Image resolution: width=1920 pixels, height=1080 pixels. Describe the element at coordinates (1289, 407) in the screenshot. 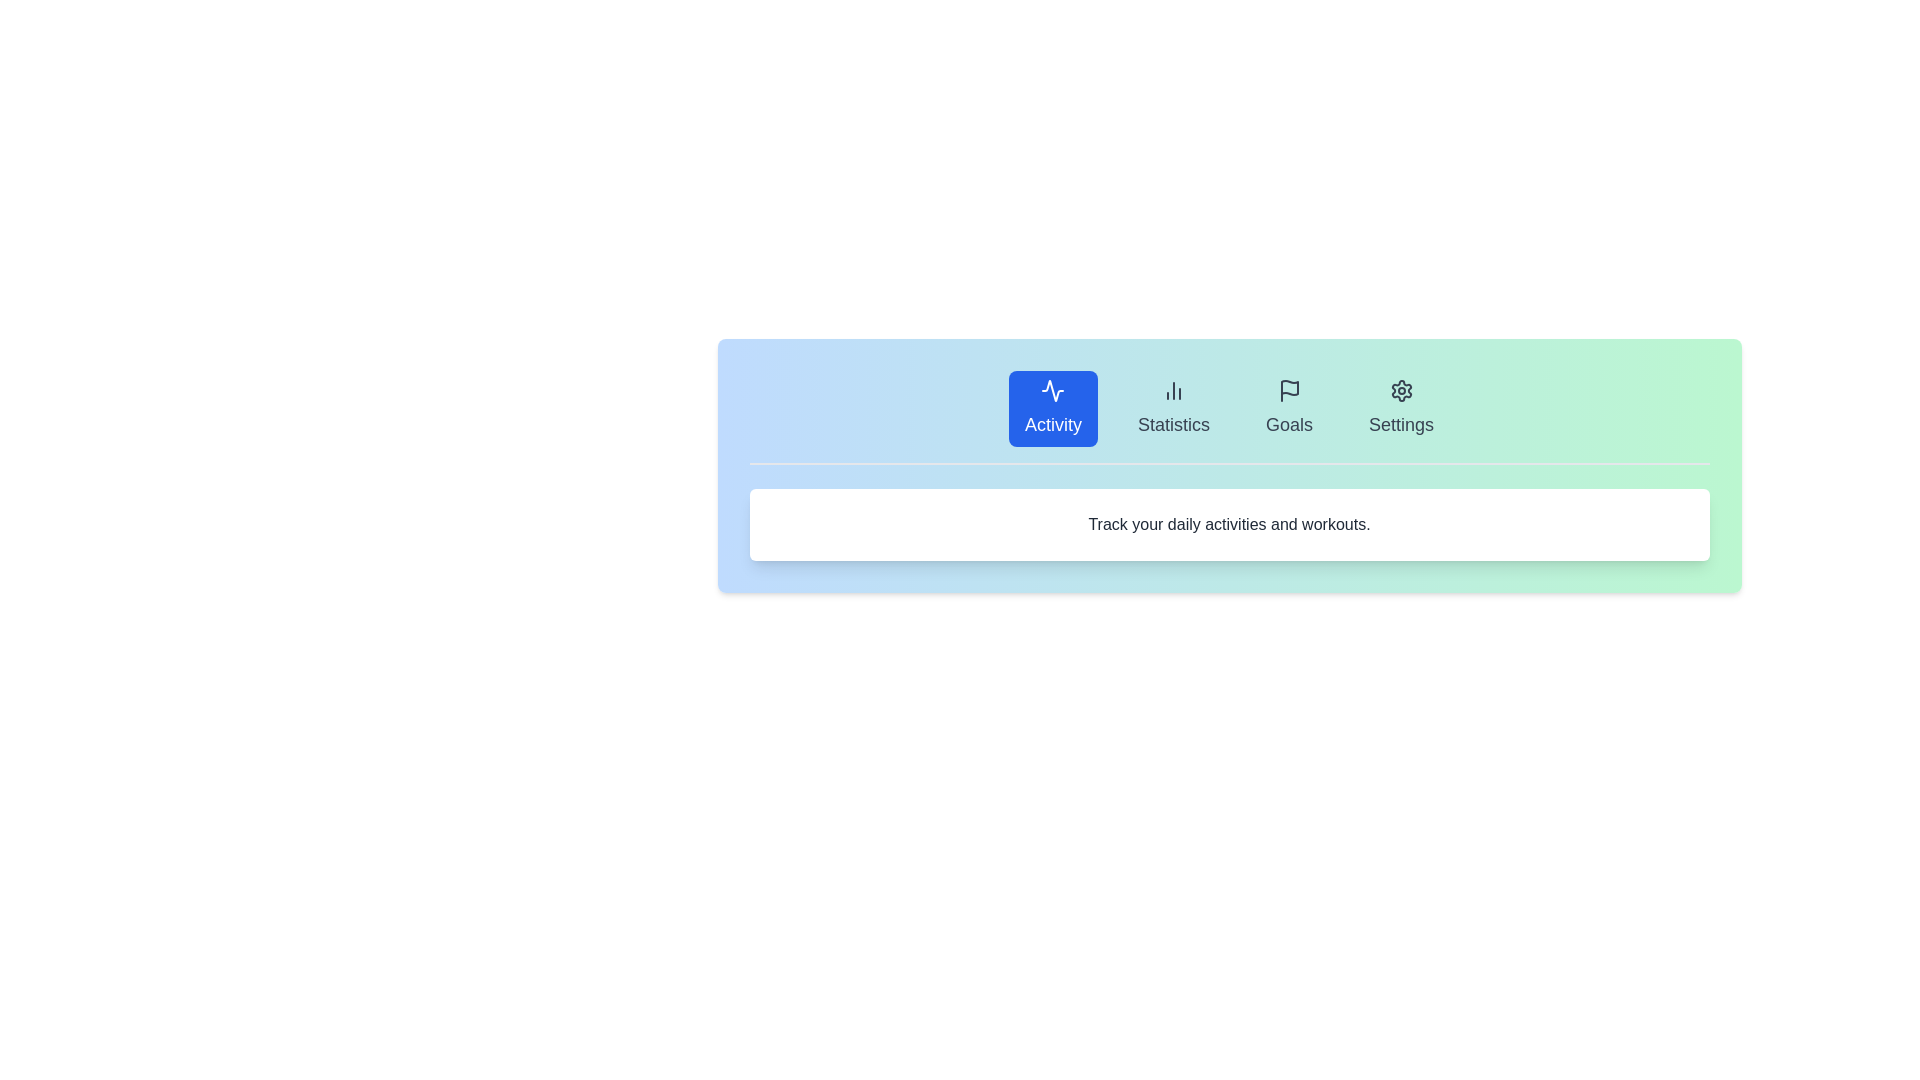

I see `the Goals tab by clicking on it` at that location.